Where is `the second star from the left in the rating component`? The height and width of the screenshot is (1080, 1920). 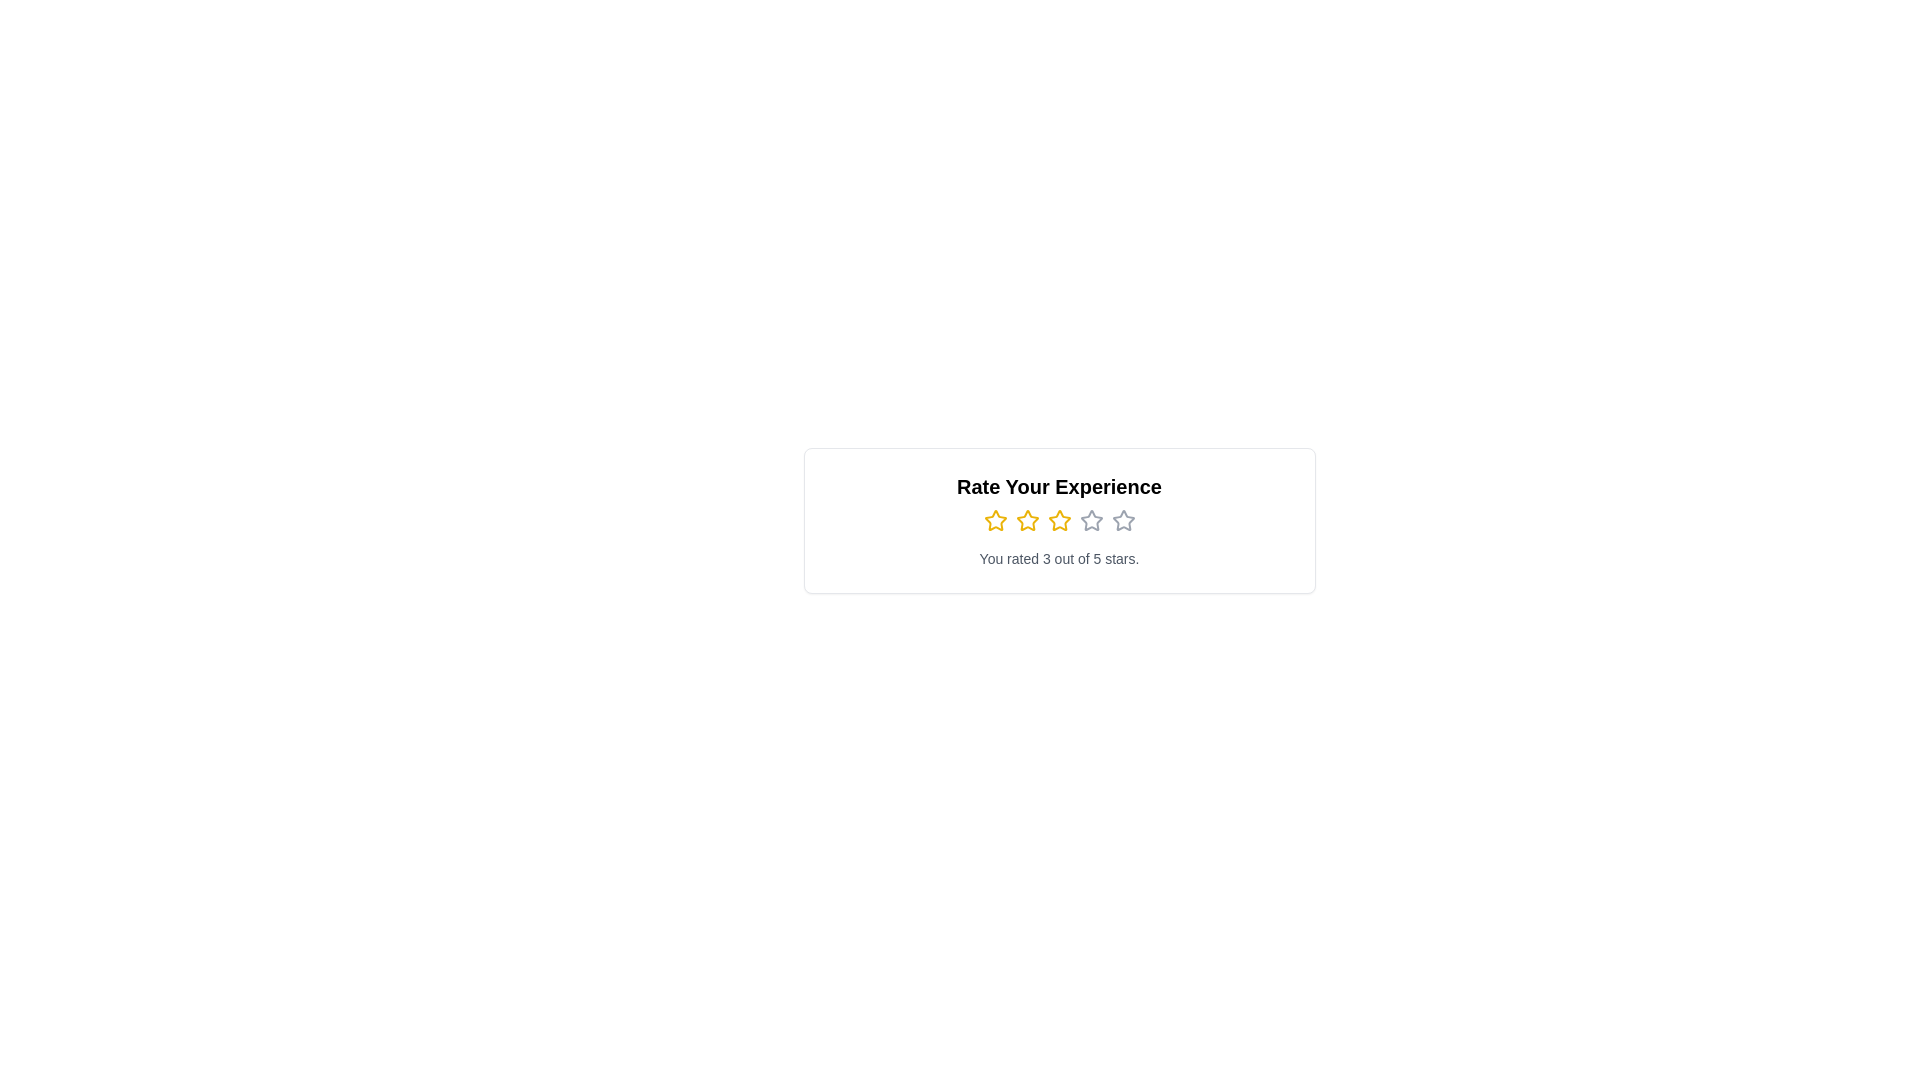 the second star from the left in the rating component is located at coordinates (1027, 519).